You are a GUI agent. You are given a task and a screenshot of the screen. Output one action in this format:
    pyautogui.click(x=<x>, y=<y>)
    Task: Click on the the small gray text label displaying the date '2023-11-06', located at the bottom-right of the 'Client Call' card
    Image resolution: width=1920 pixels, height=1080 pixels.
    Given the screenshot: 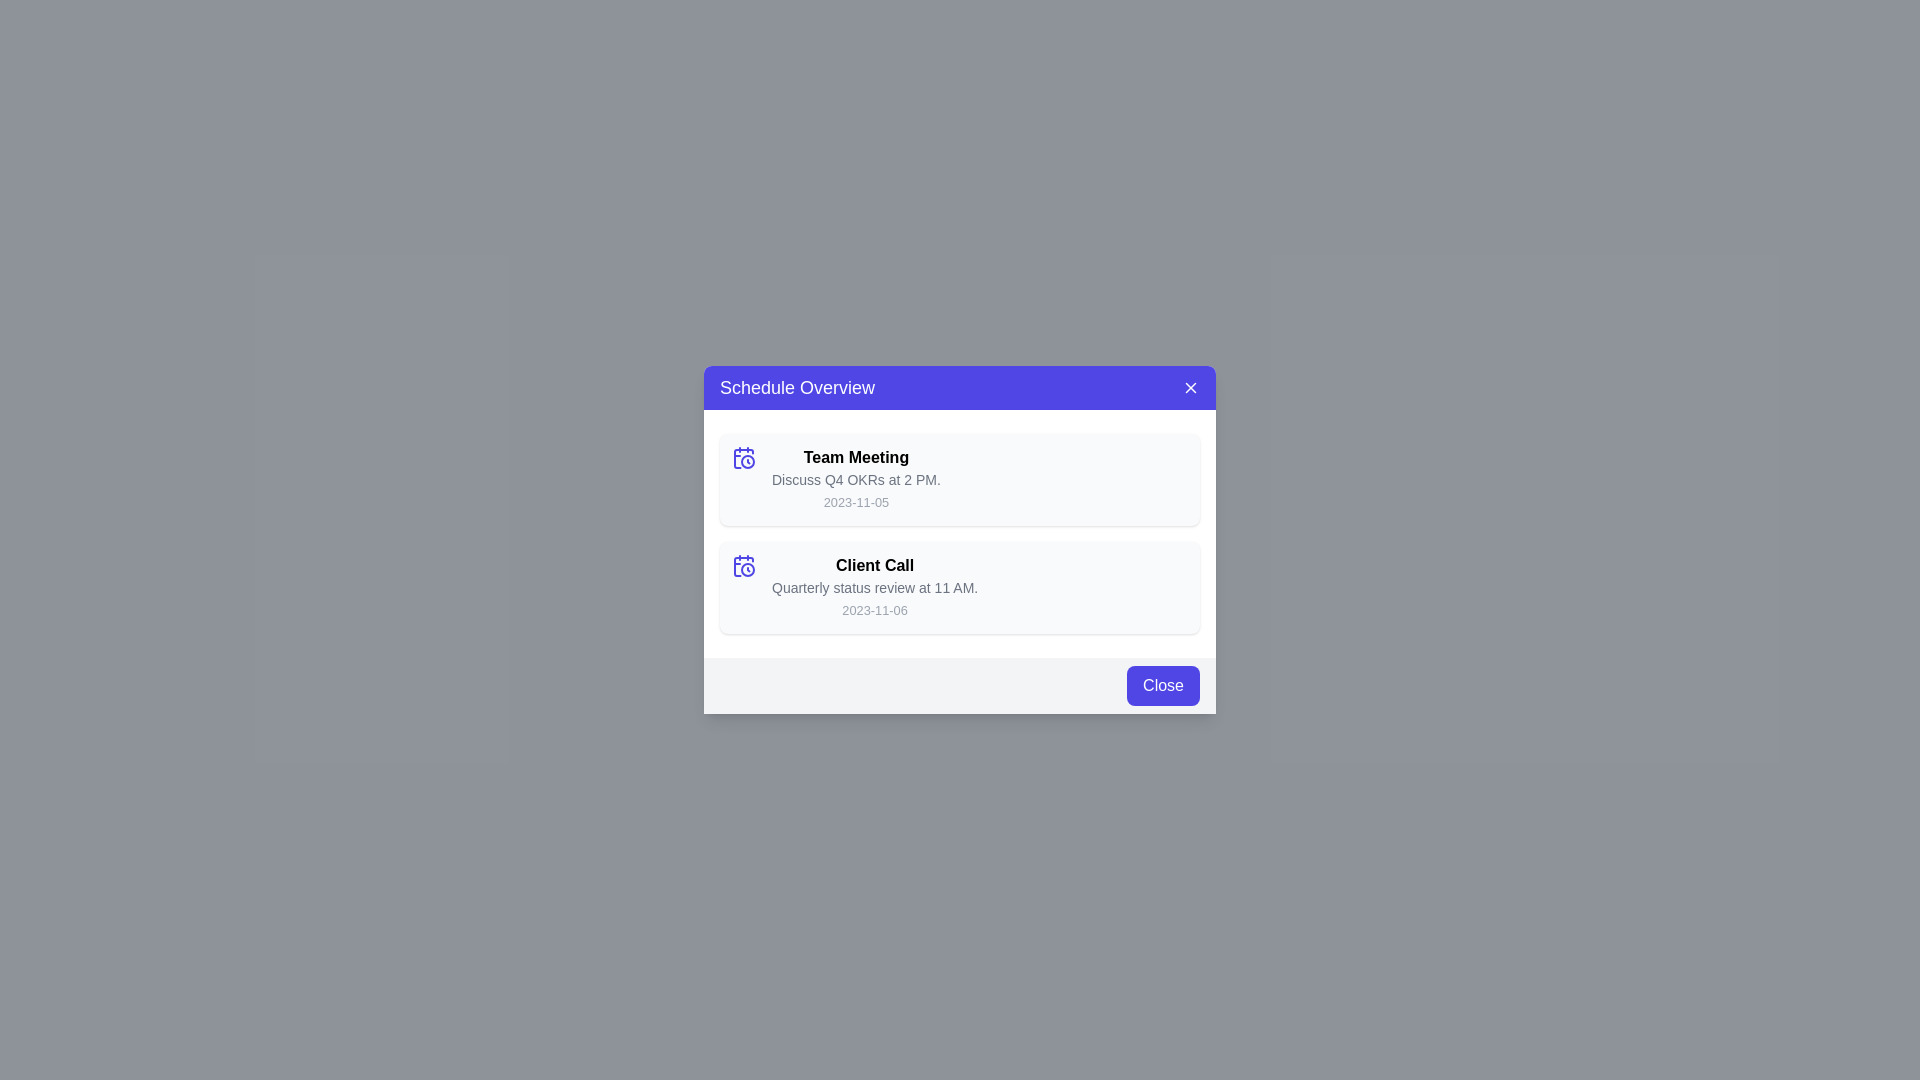 What is the action you would take?
    pyautogui.click(x=875, y=609)
    